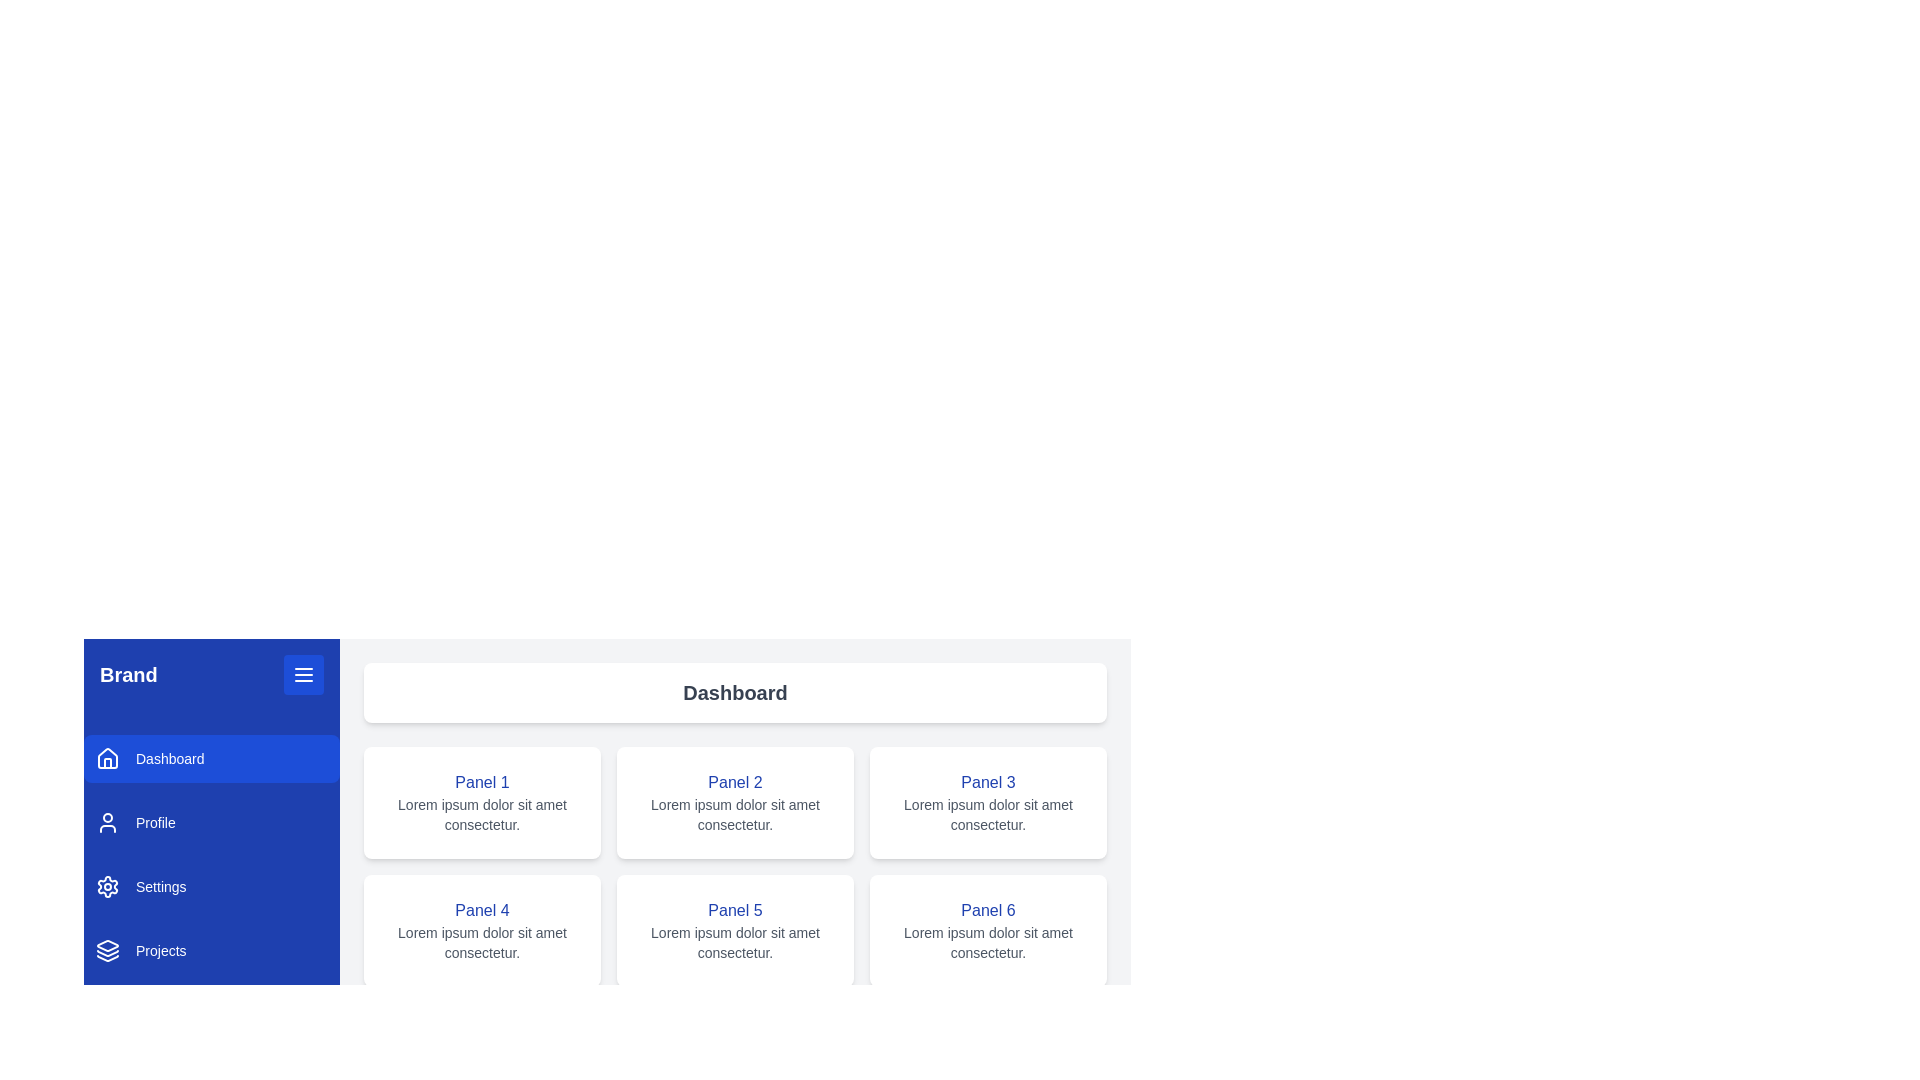  Describe the element at coordinates (302, 675) in the screenshot. I see `the menu toggle button located in the top-right corner of the blue navigation sidebar` at that location.